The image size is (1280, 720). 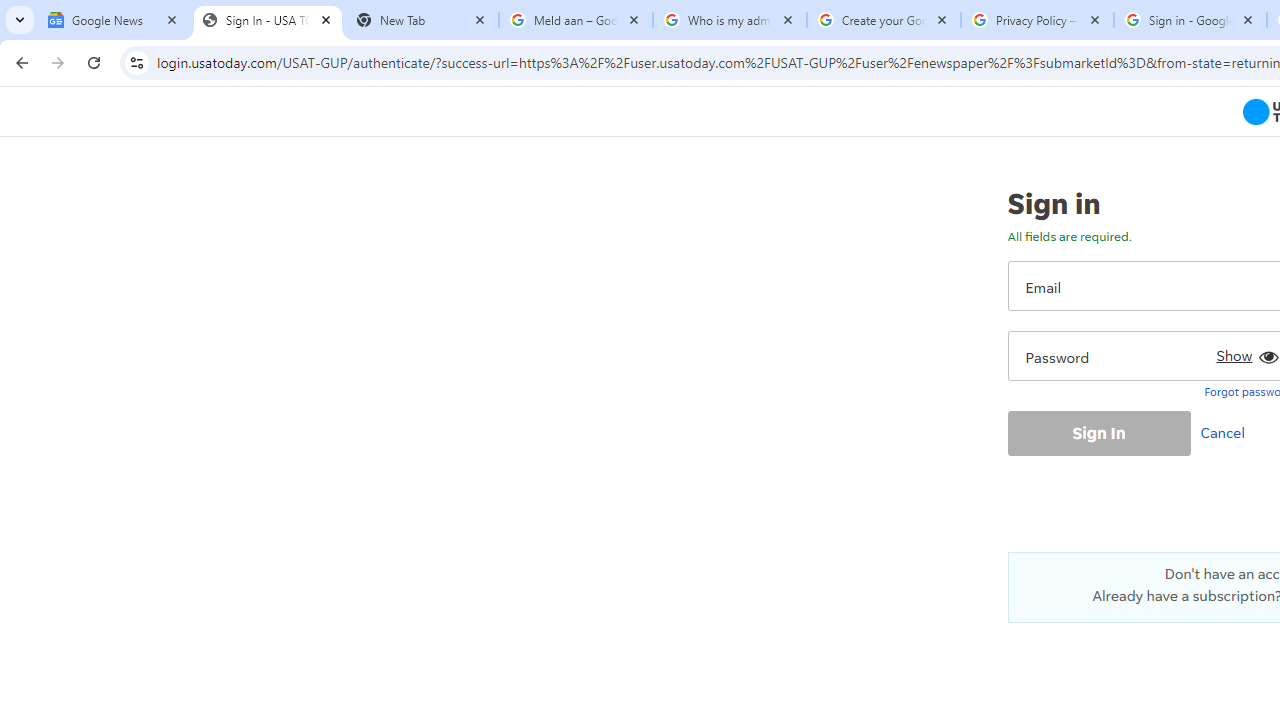 What do you see at coordinates (1243, 351) in the screenshot?
I see `'Show'` at bounding box center [1243, 351].